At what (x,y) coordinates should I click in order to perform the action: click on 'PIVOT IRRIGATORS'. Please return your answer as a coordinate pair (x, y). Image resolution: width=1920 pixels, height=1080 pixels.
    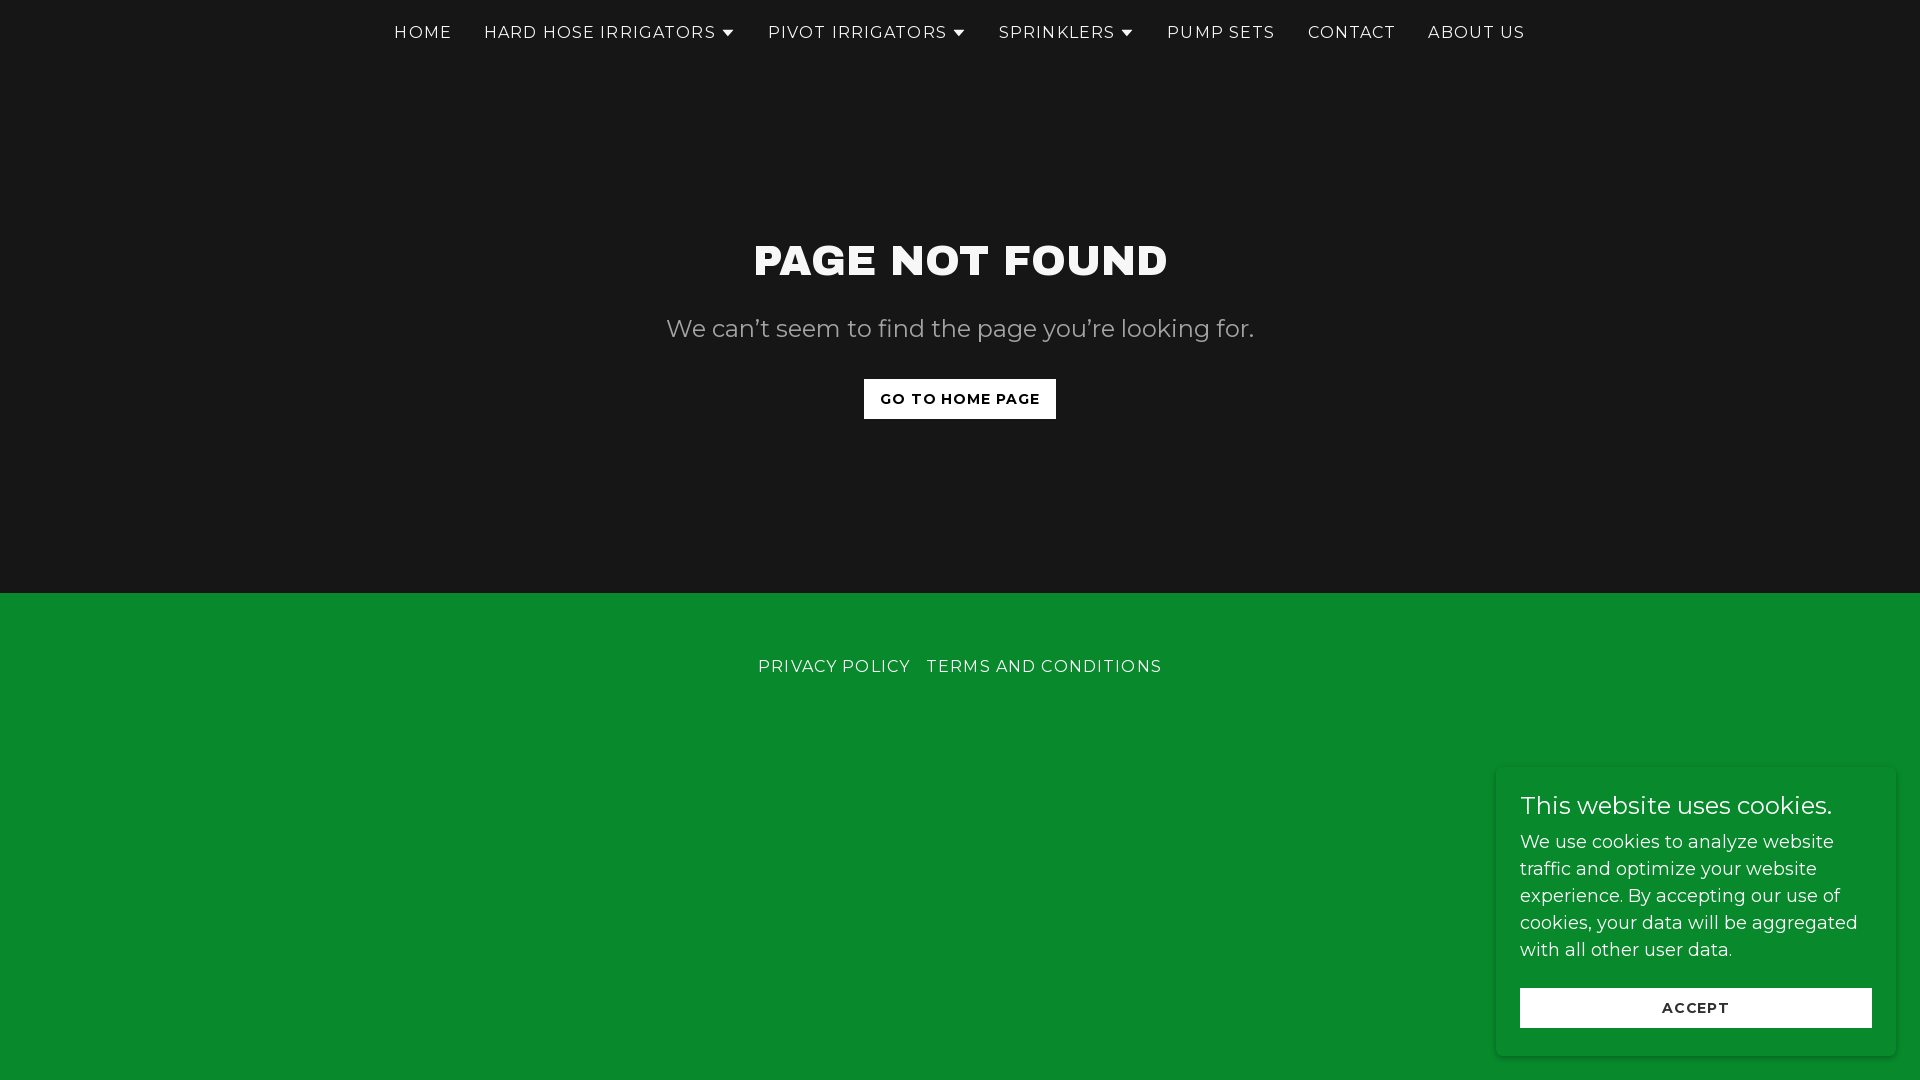
    Looking at the image, I should click on (767, 33).